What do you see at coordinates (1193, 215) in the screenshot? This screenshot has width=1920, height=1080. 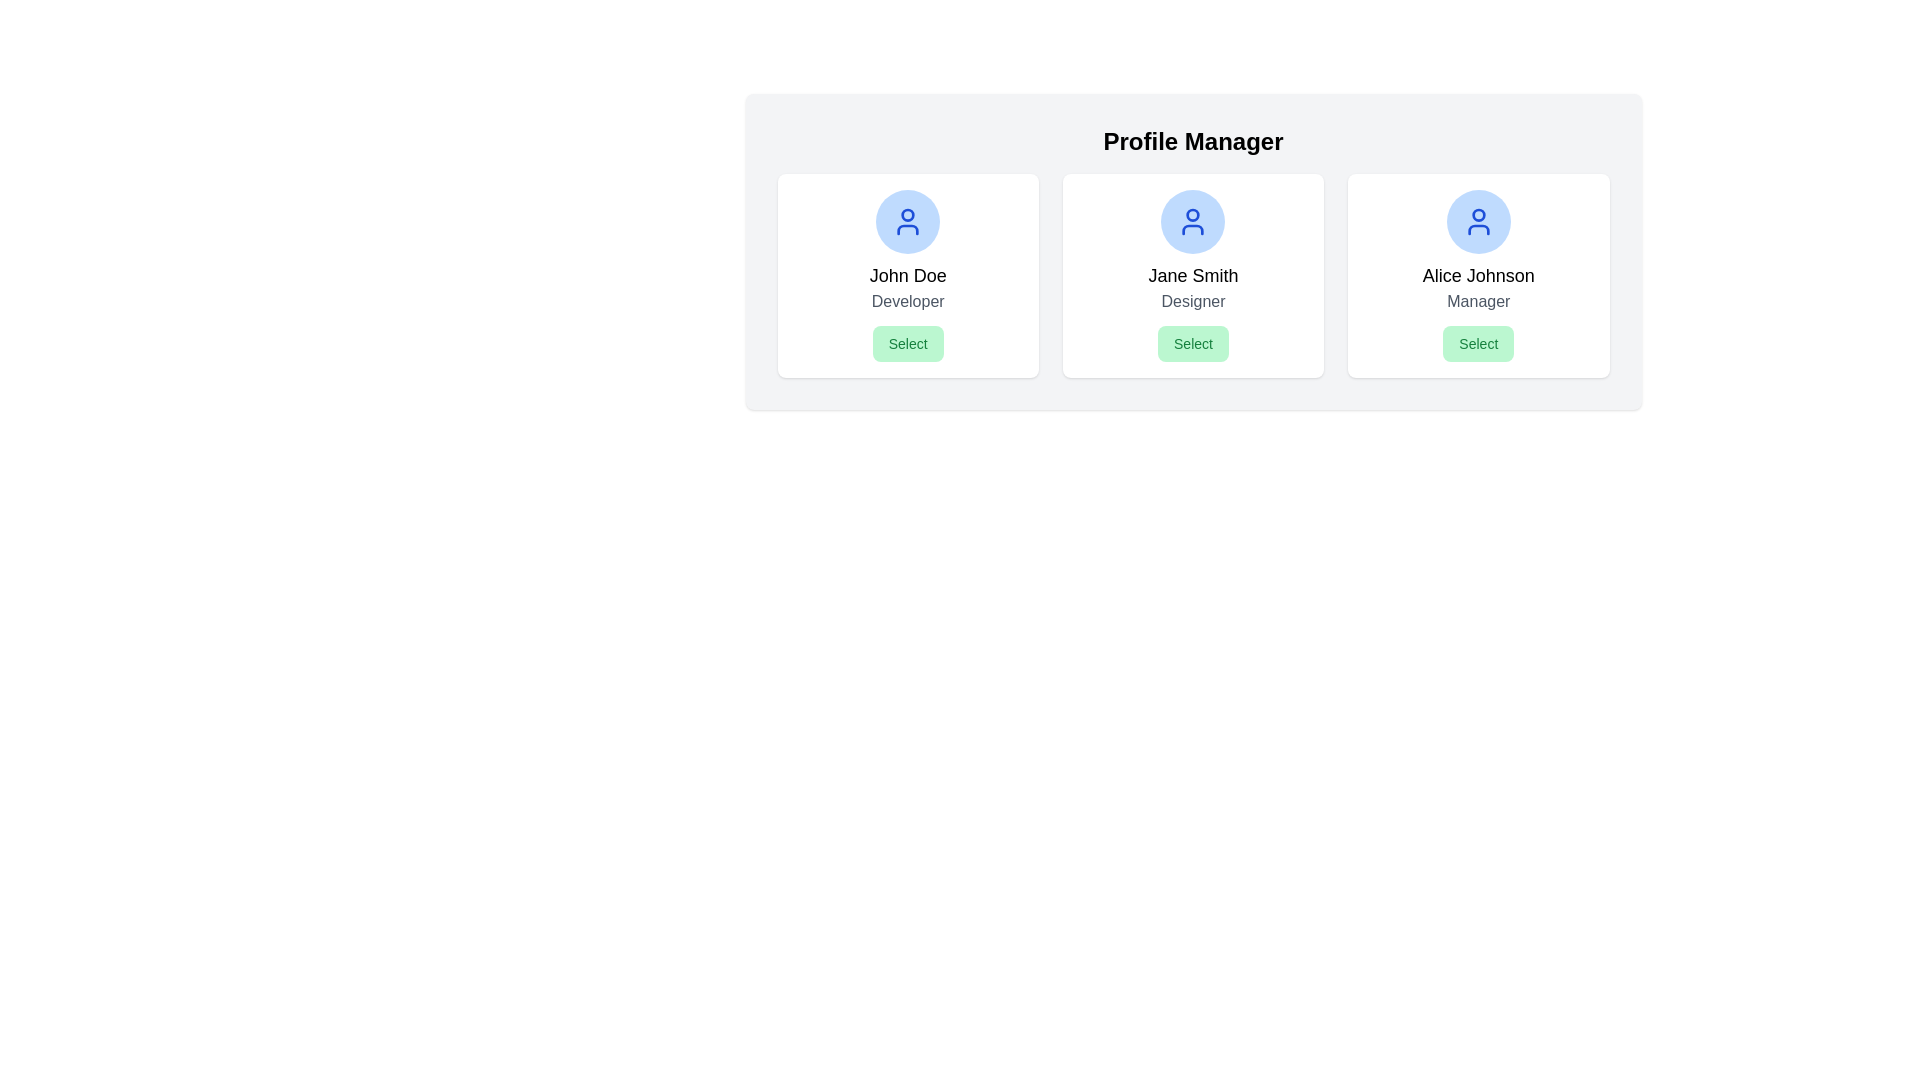 I see `the circular graphics element representing the user icon for 'Jane Smith' in the 'Profile Manager' interface` at bounding box center [1193, 215].